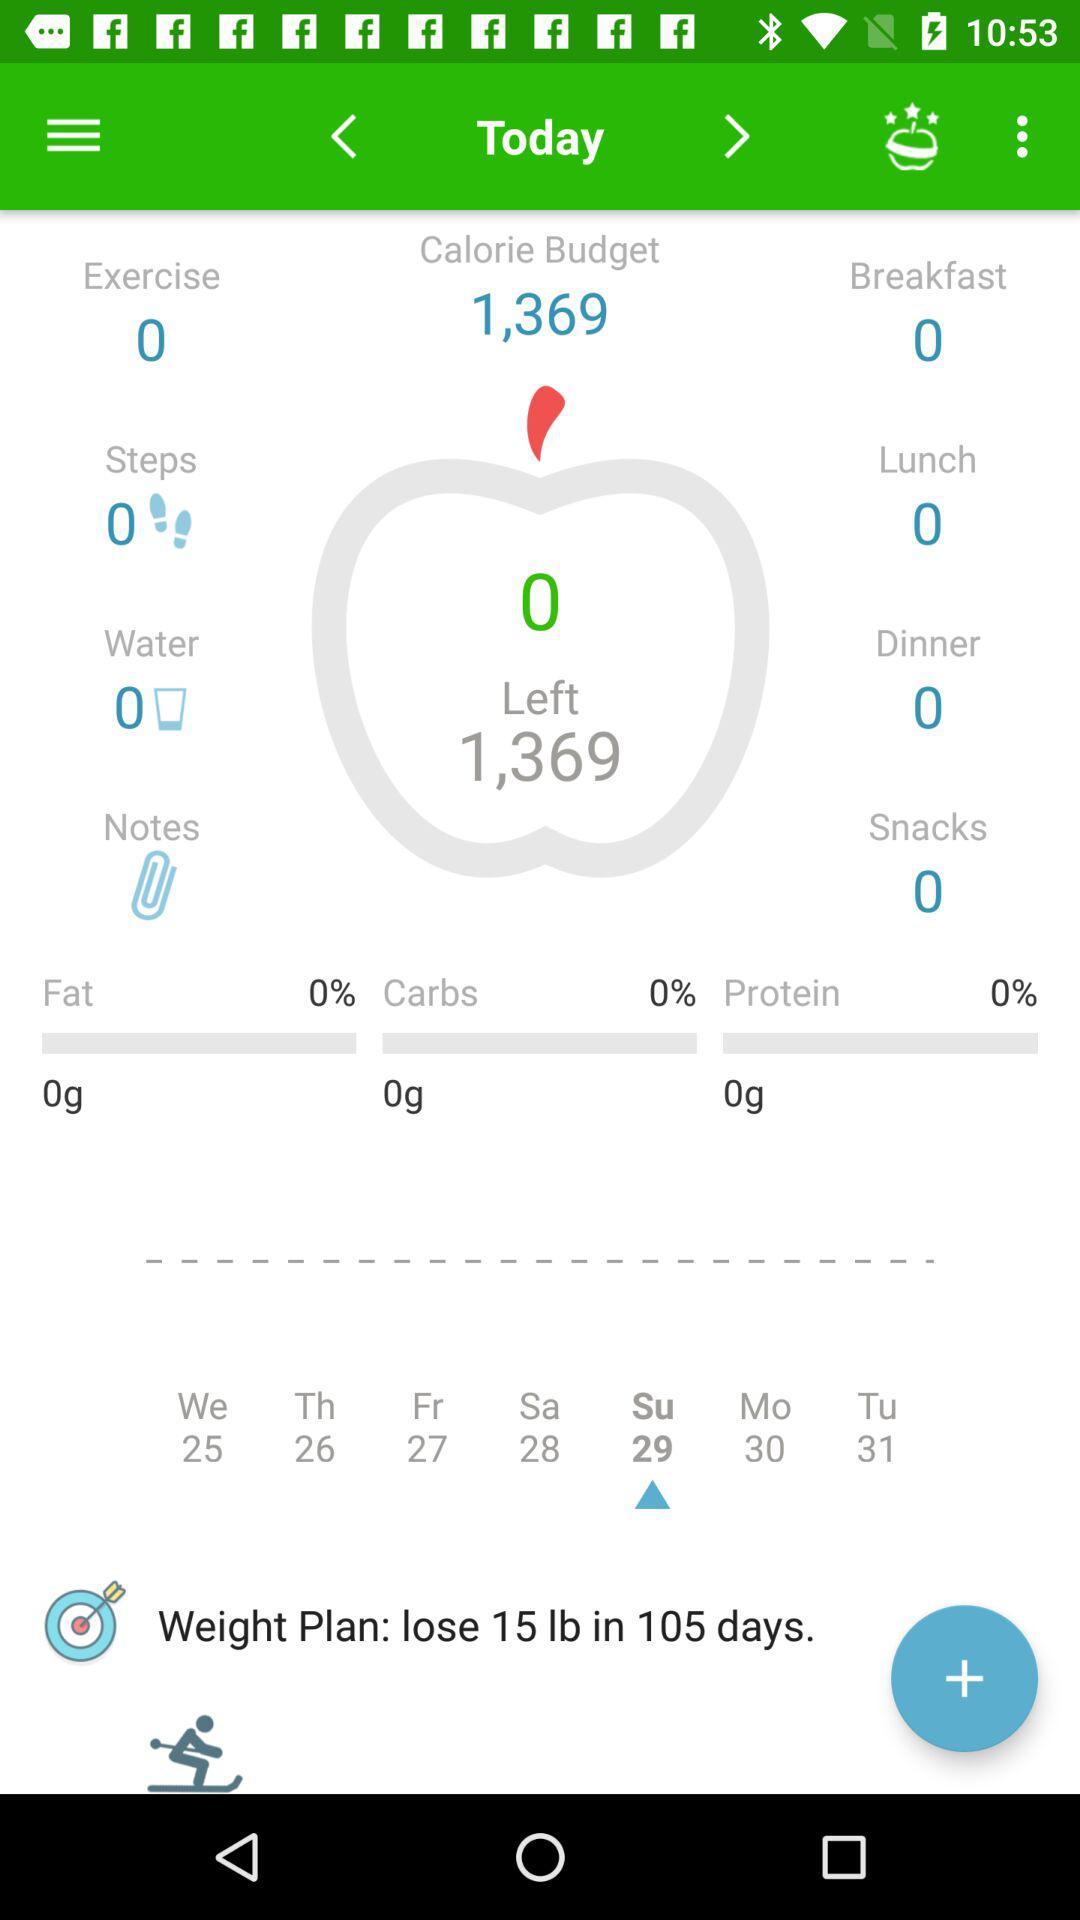 The height and width of the screenshot is (1920, 1080). What do you see at coordinates (342, 135) in the screenshot?
I see `the previous page` at bounding box center [342, 135].